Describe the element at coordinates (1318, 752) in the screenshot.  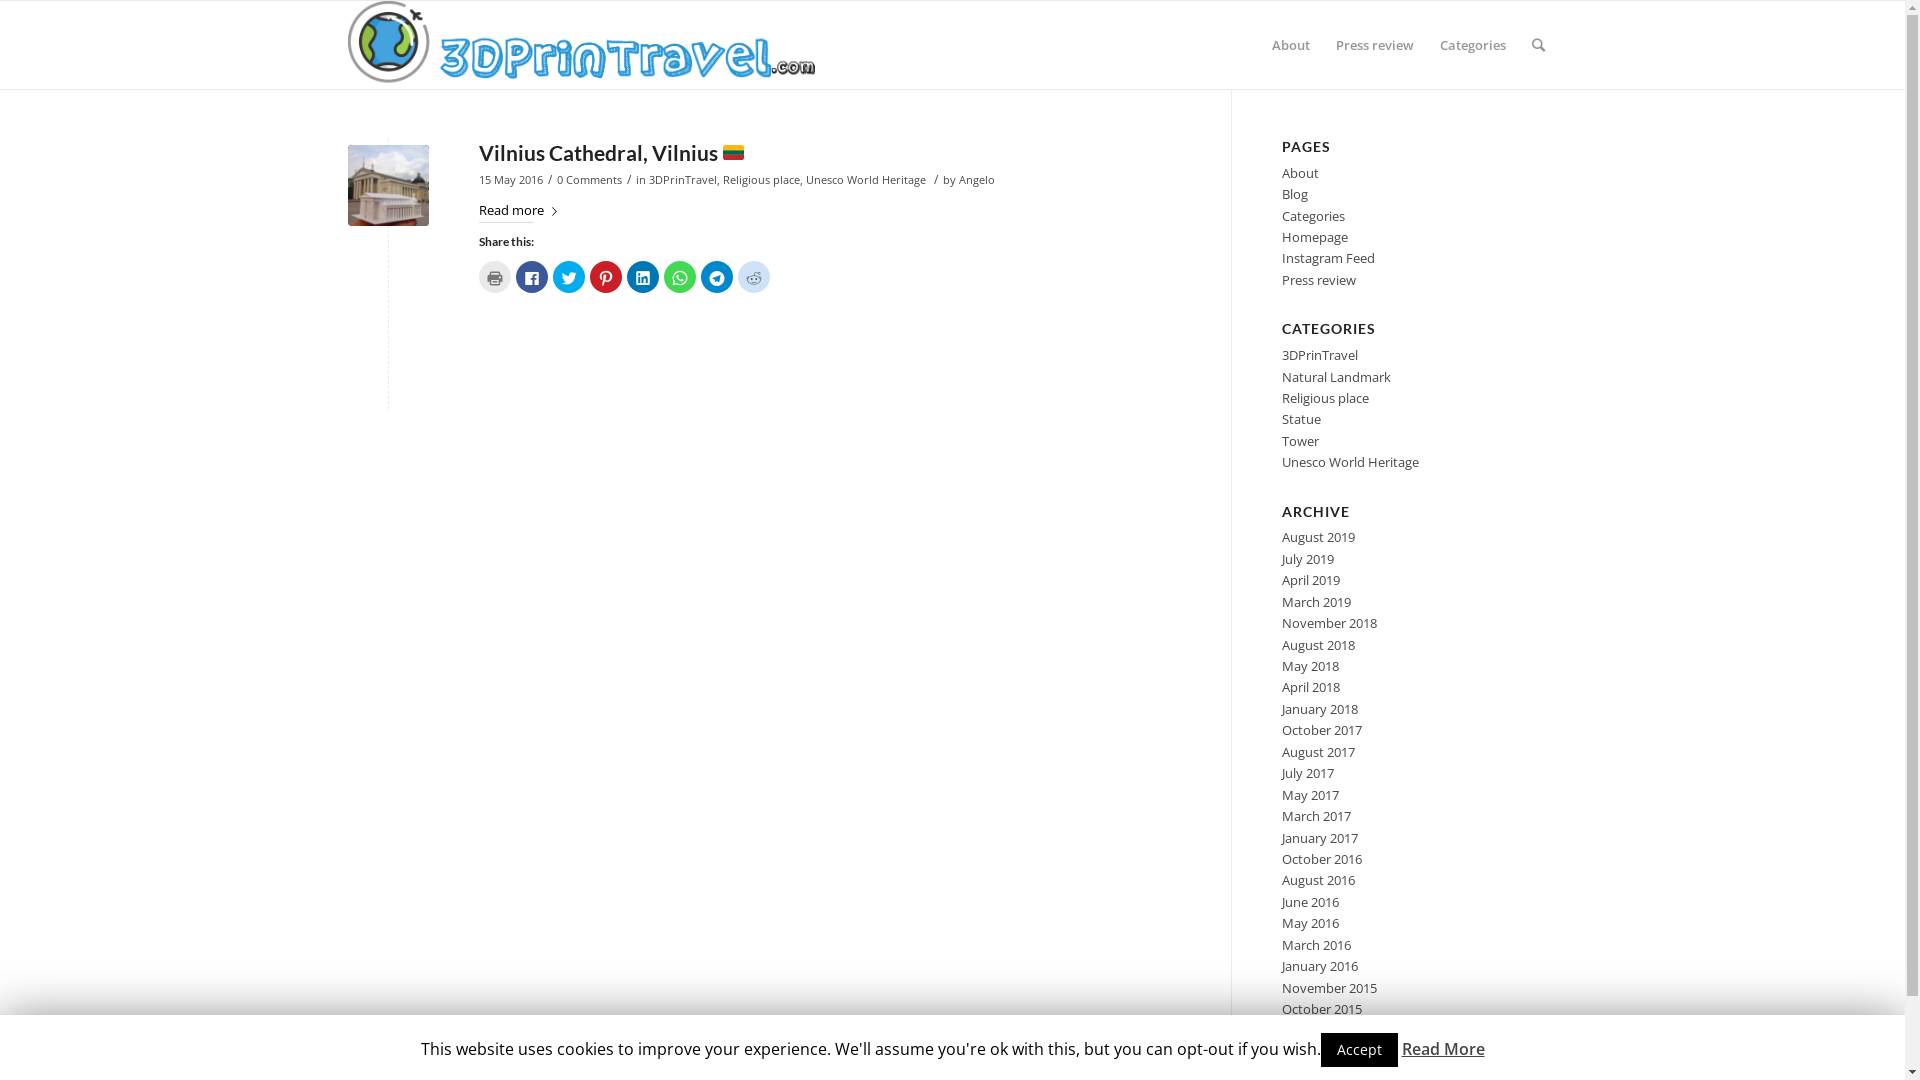
I see `'August 2017'` at that location.